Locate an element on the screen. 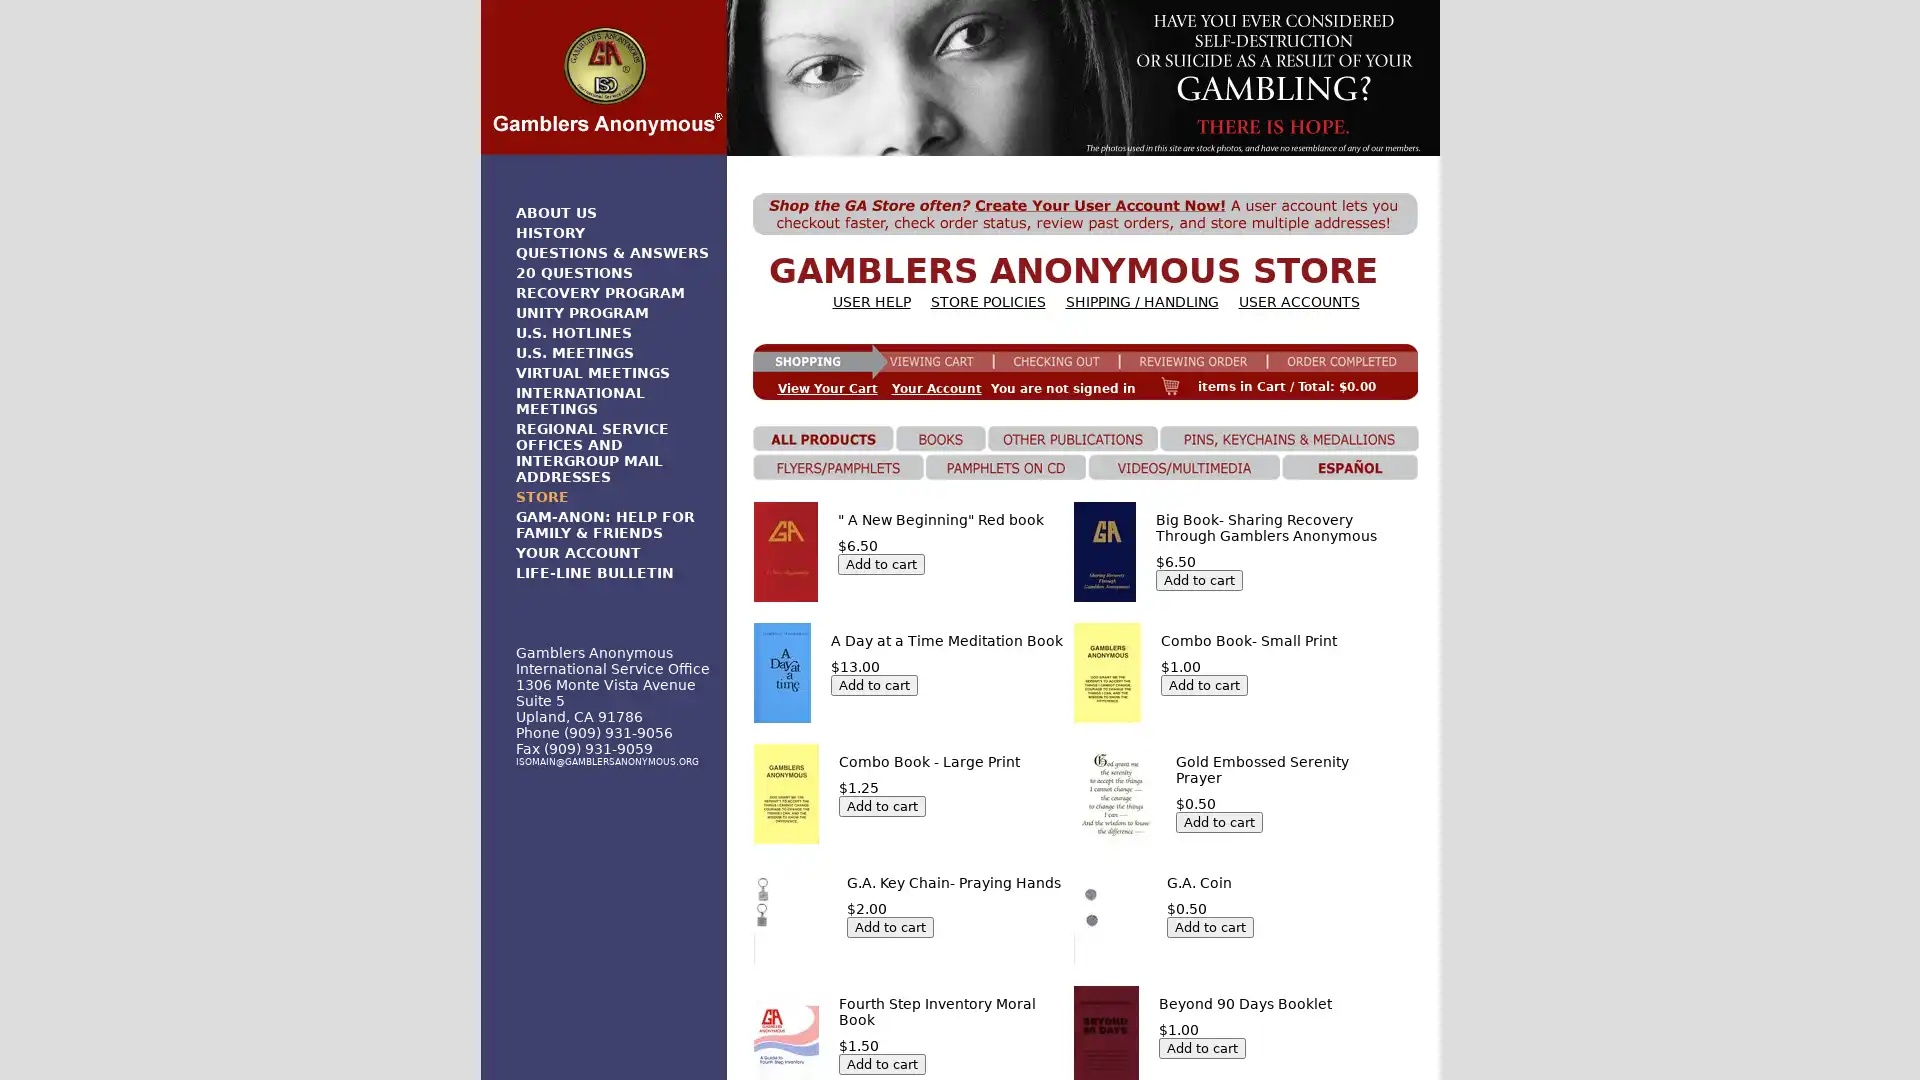  Add to cart is located at coordinates (1218, 821).